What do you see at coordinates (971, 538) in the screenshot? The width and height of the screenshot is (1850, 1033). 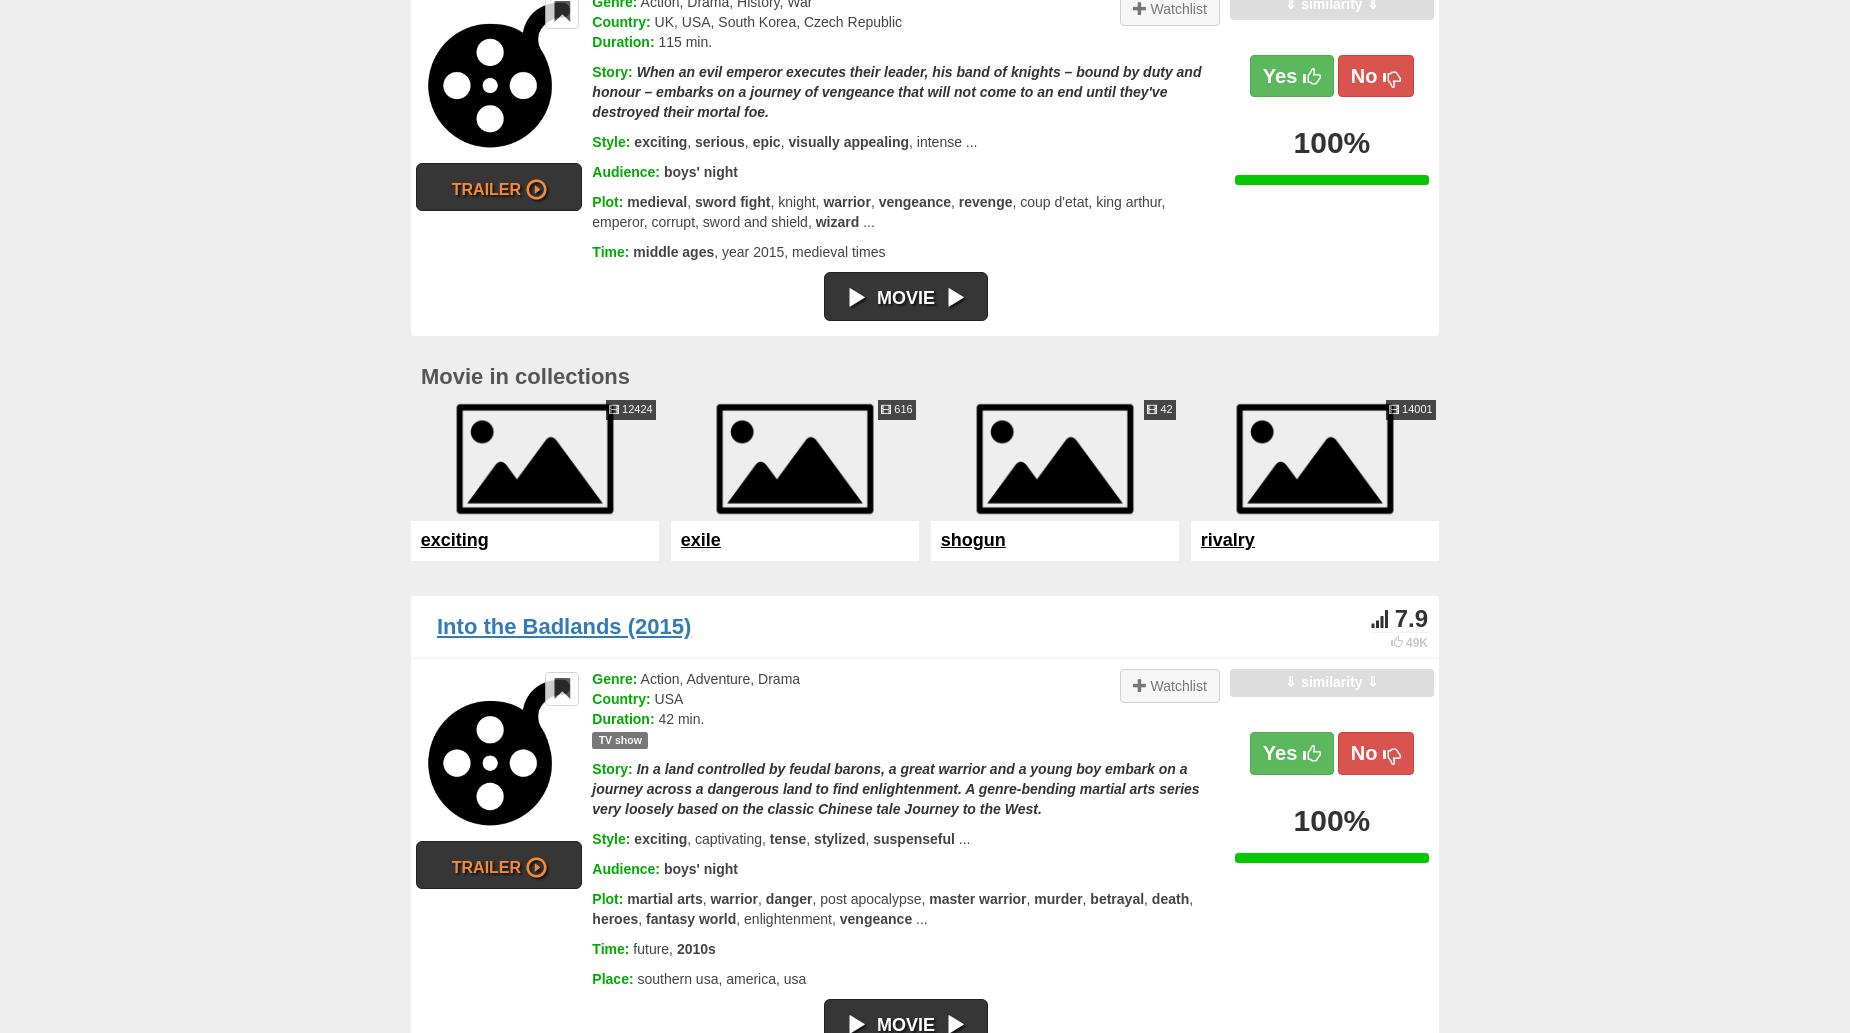 I see `'shogun'` at bounding box center [971, 538].